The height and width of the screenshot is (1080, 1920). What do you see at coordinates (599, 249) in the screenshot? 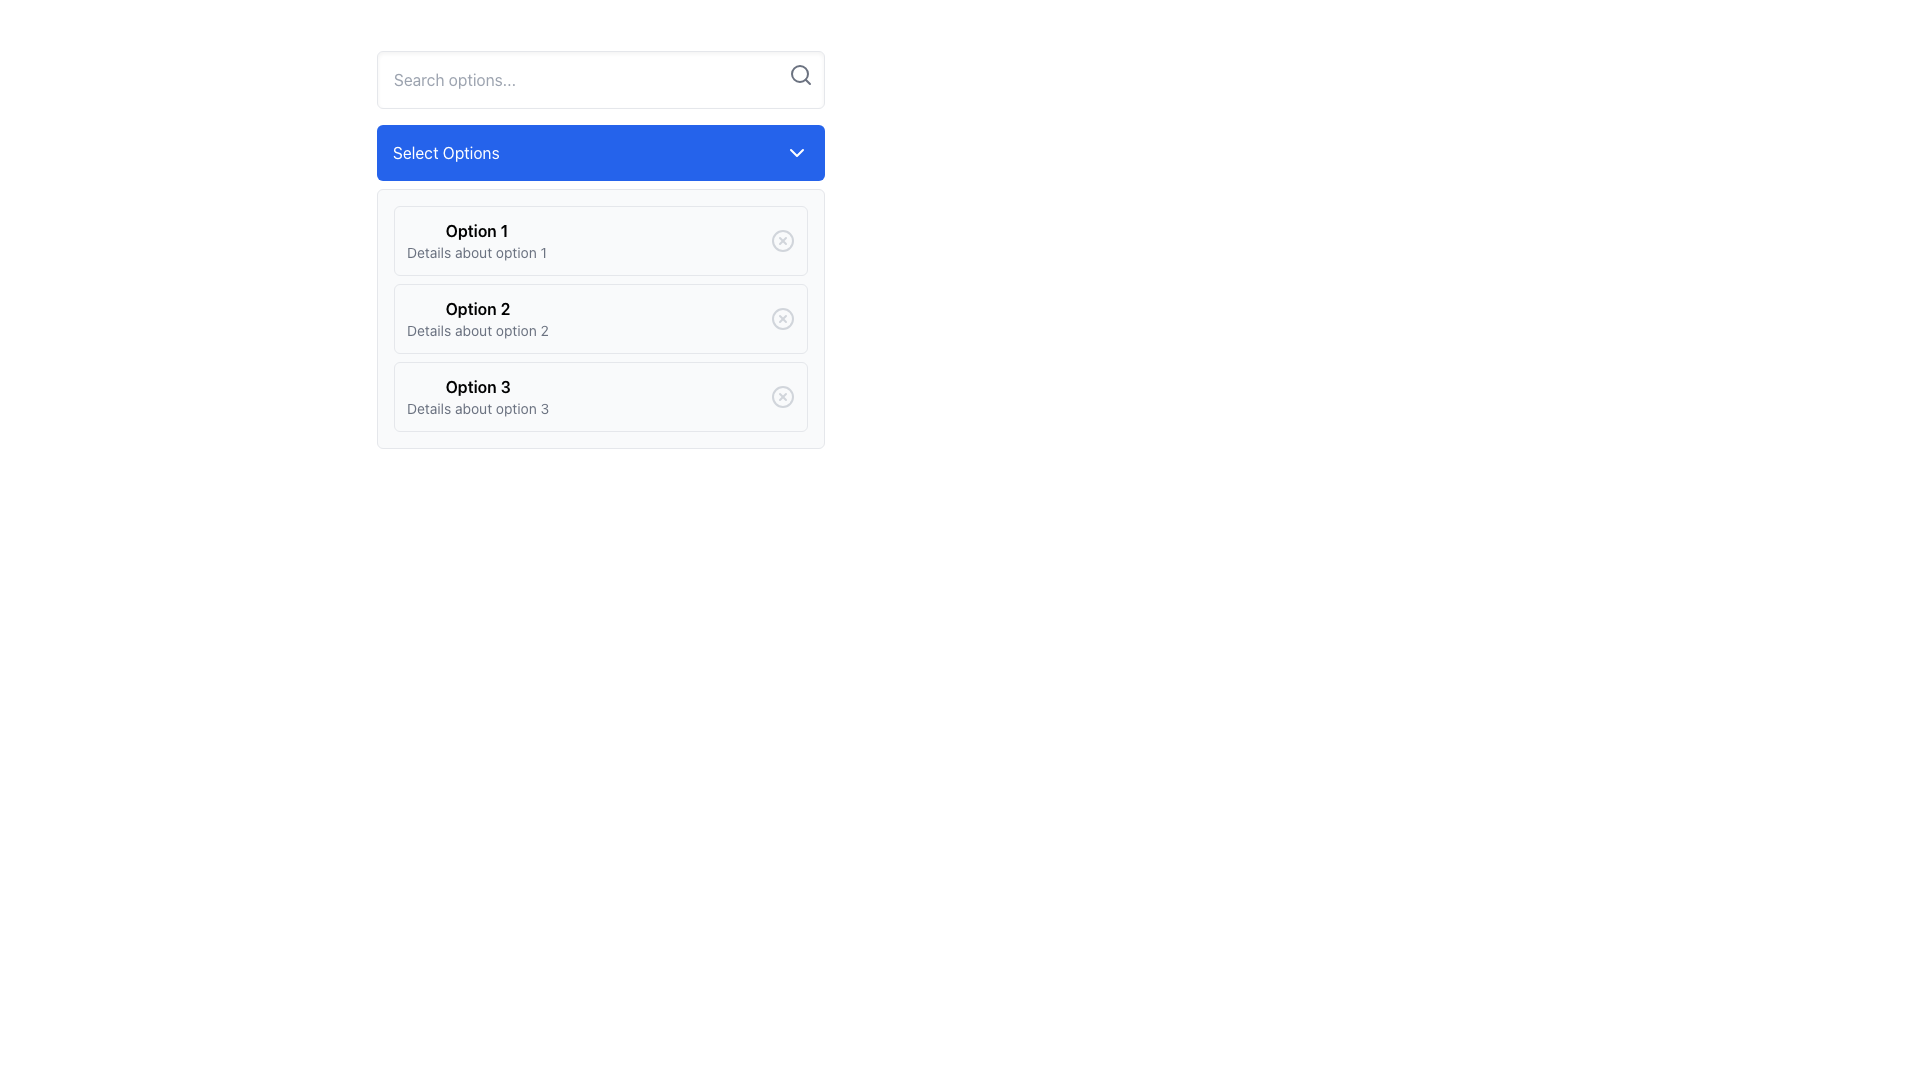
I see `the first option within the dropdown menu under the 'Select Options' title` at bounding box center [599, 249].